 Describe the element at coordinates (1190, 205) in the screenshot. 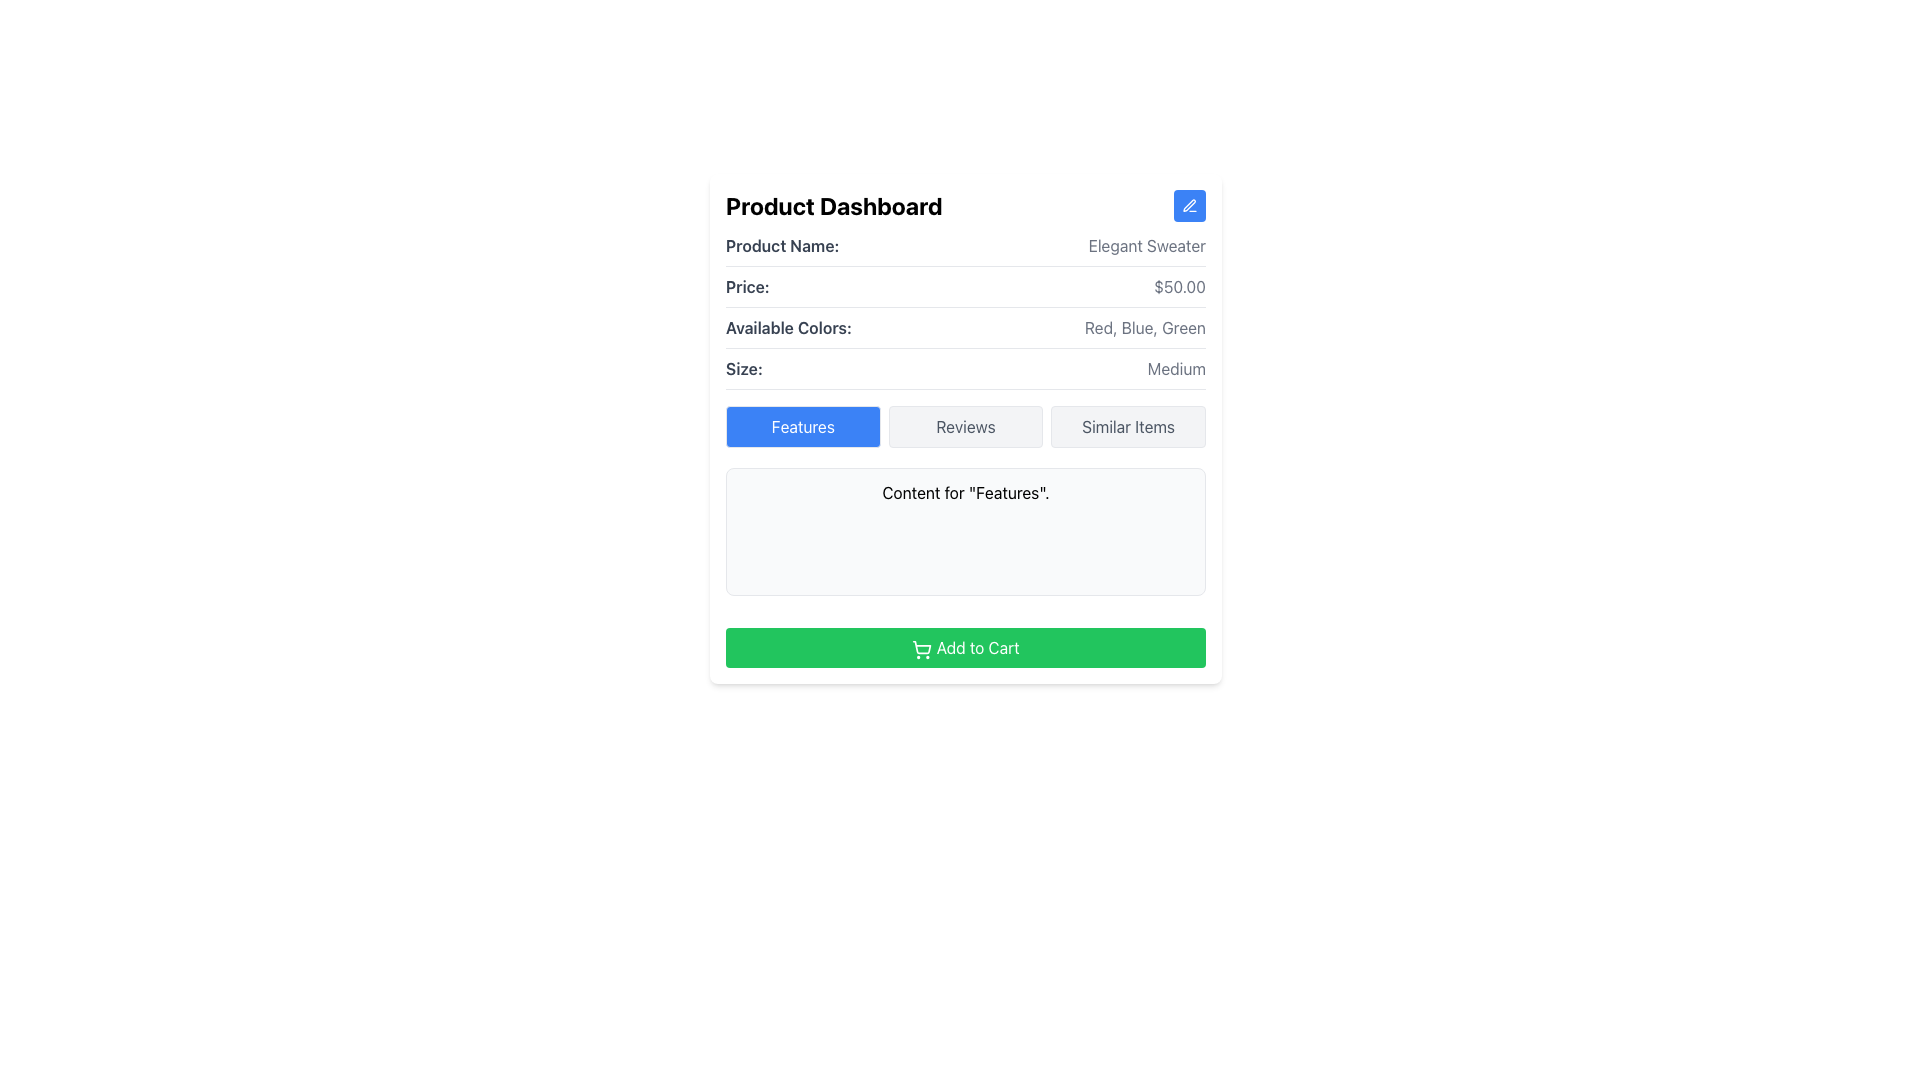

I see `the edit button located at the top-right corner of the 'Product Dashboard' card` at that location.